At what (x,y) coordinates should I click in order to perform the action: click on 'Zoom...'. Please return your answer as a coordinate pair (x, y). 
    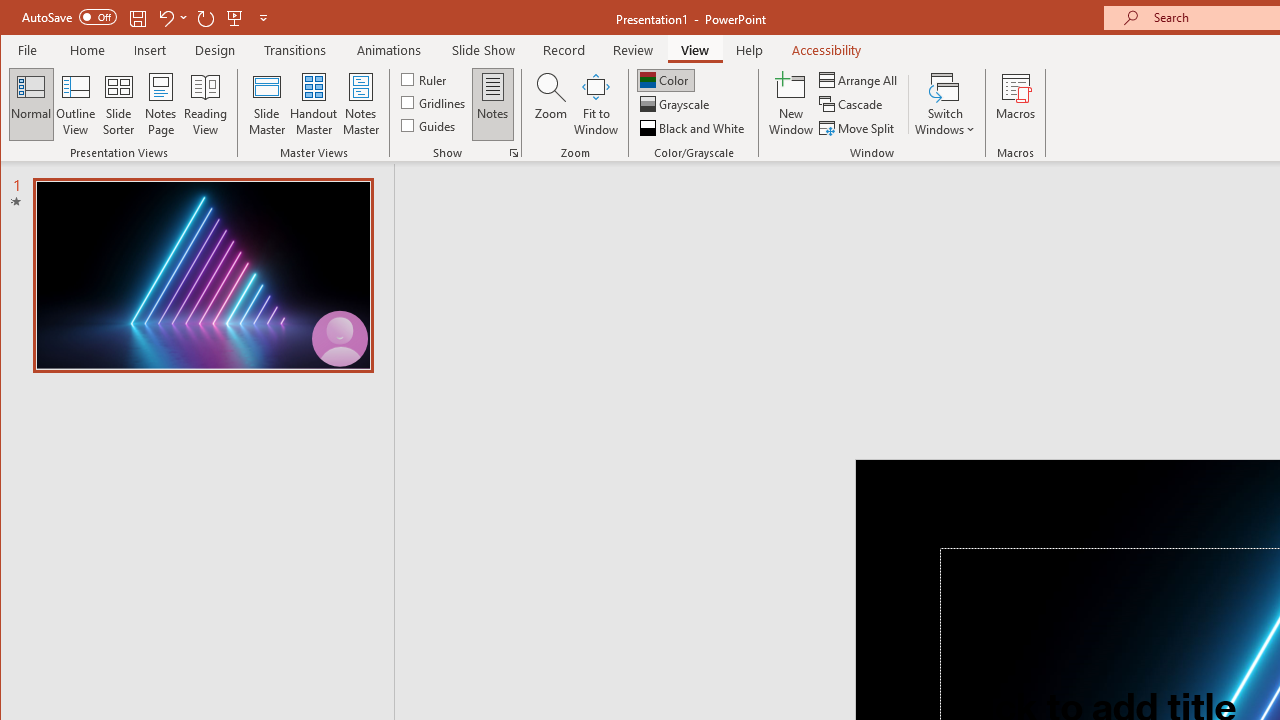
    Looking at the image, I should click on (551, 104).